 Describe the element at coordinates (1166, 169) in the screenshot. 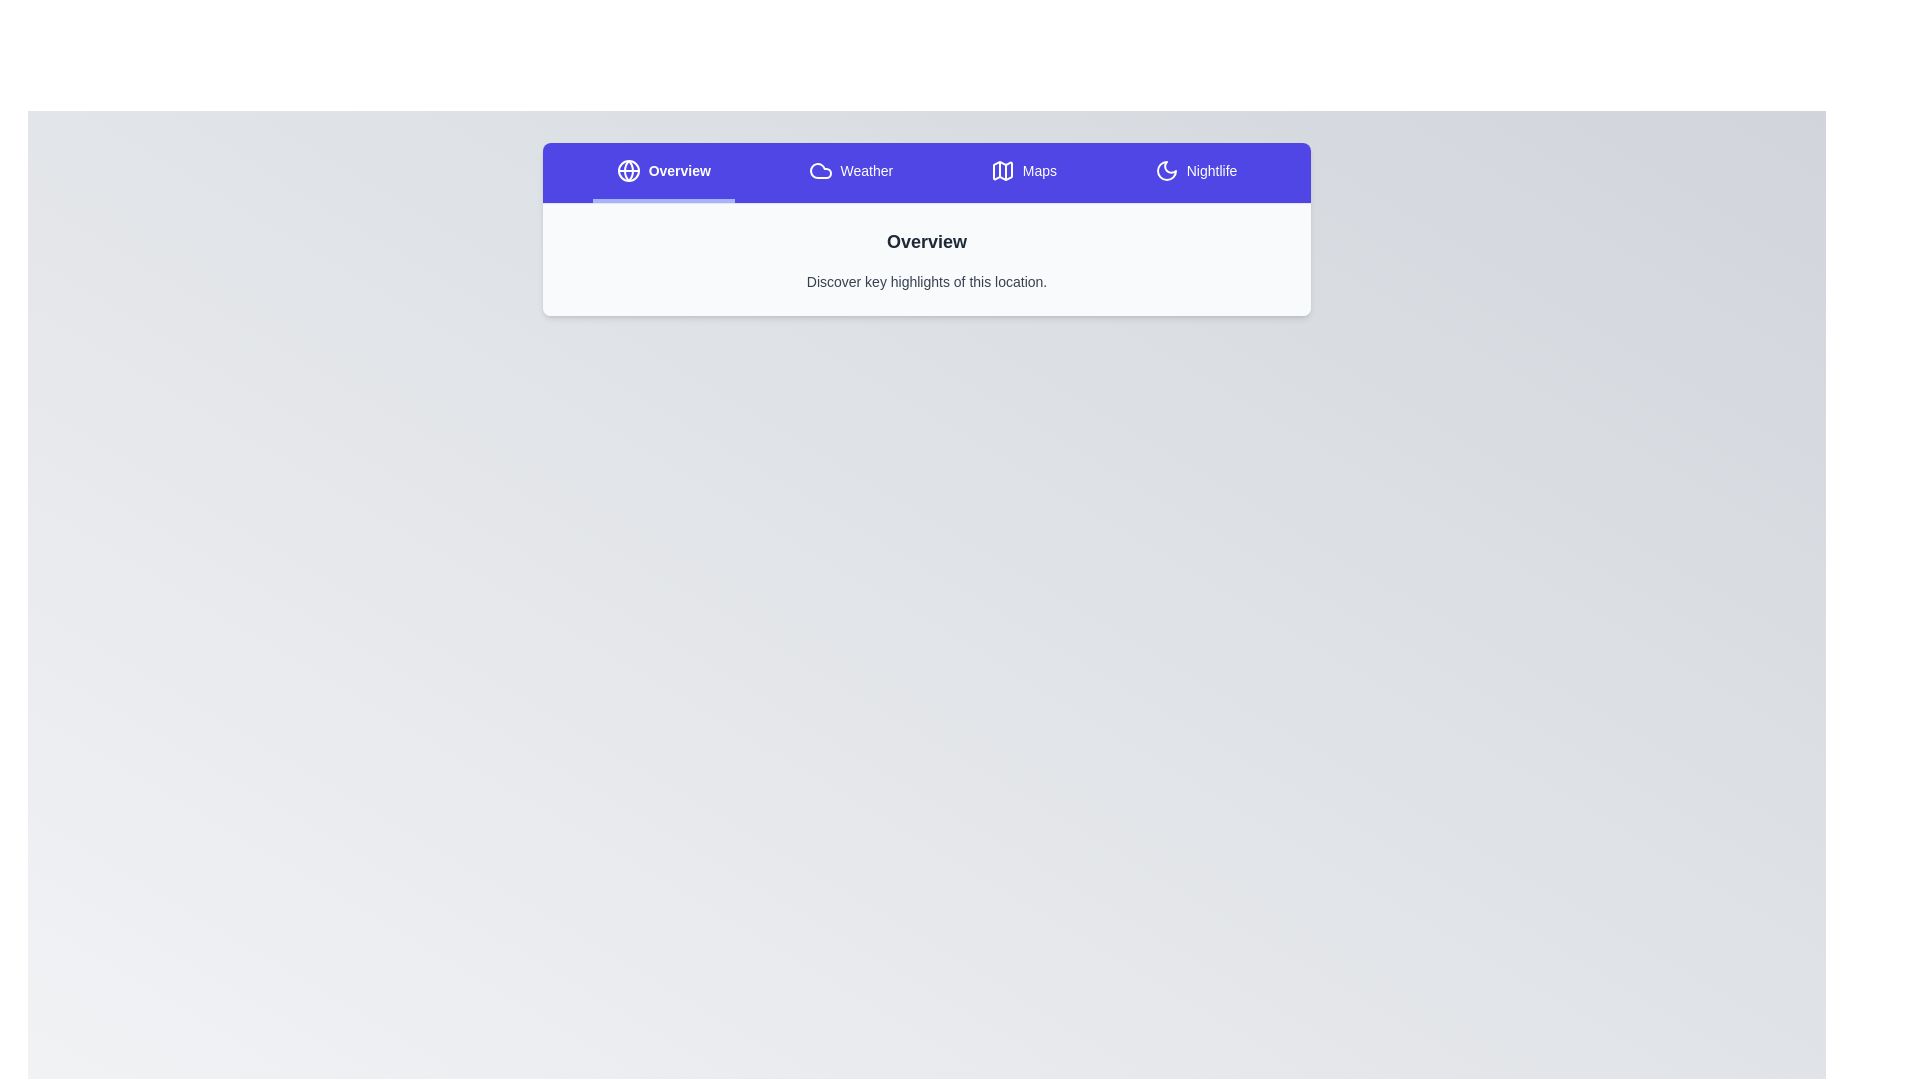

I see `the icon of the Nightlife tab` at that location.